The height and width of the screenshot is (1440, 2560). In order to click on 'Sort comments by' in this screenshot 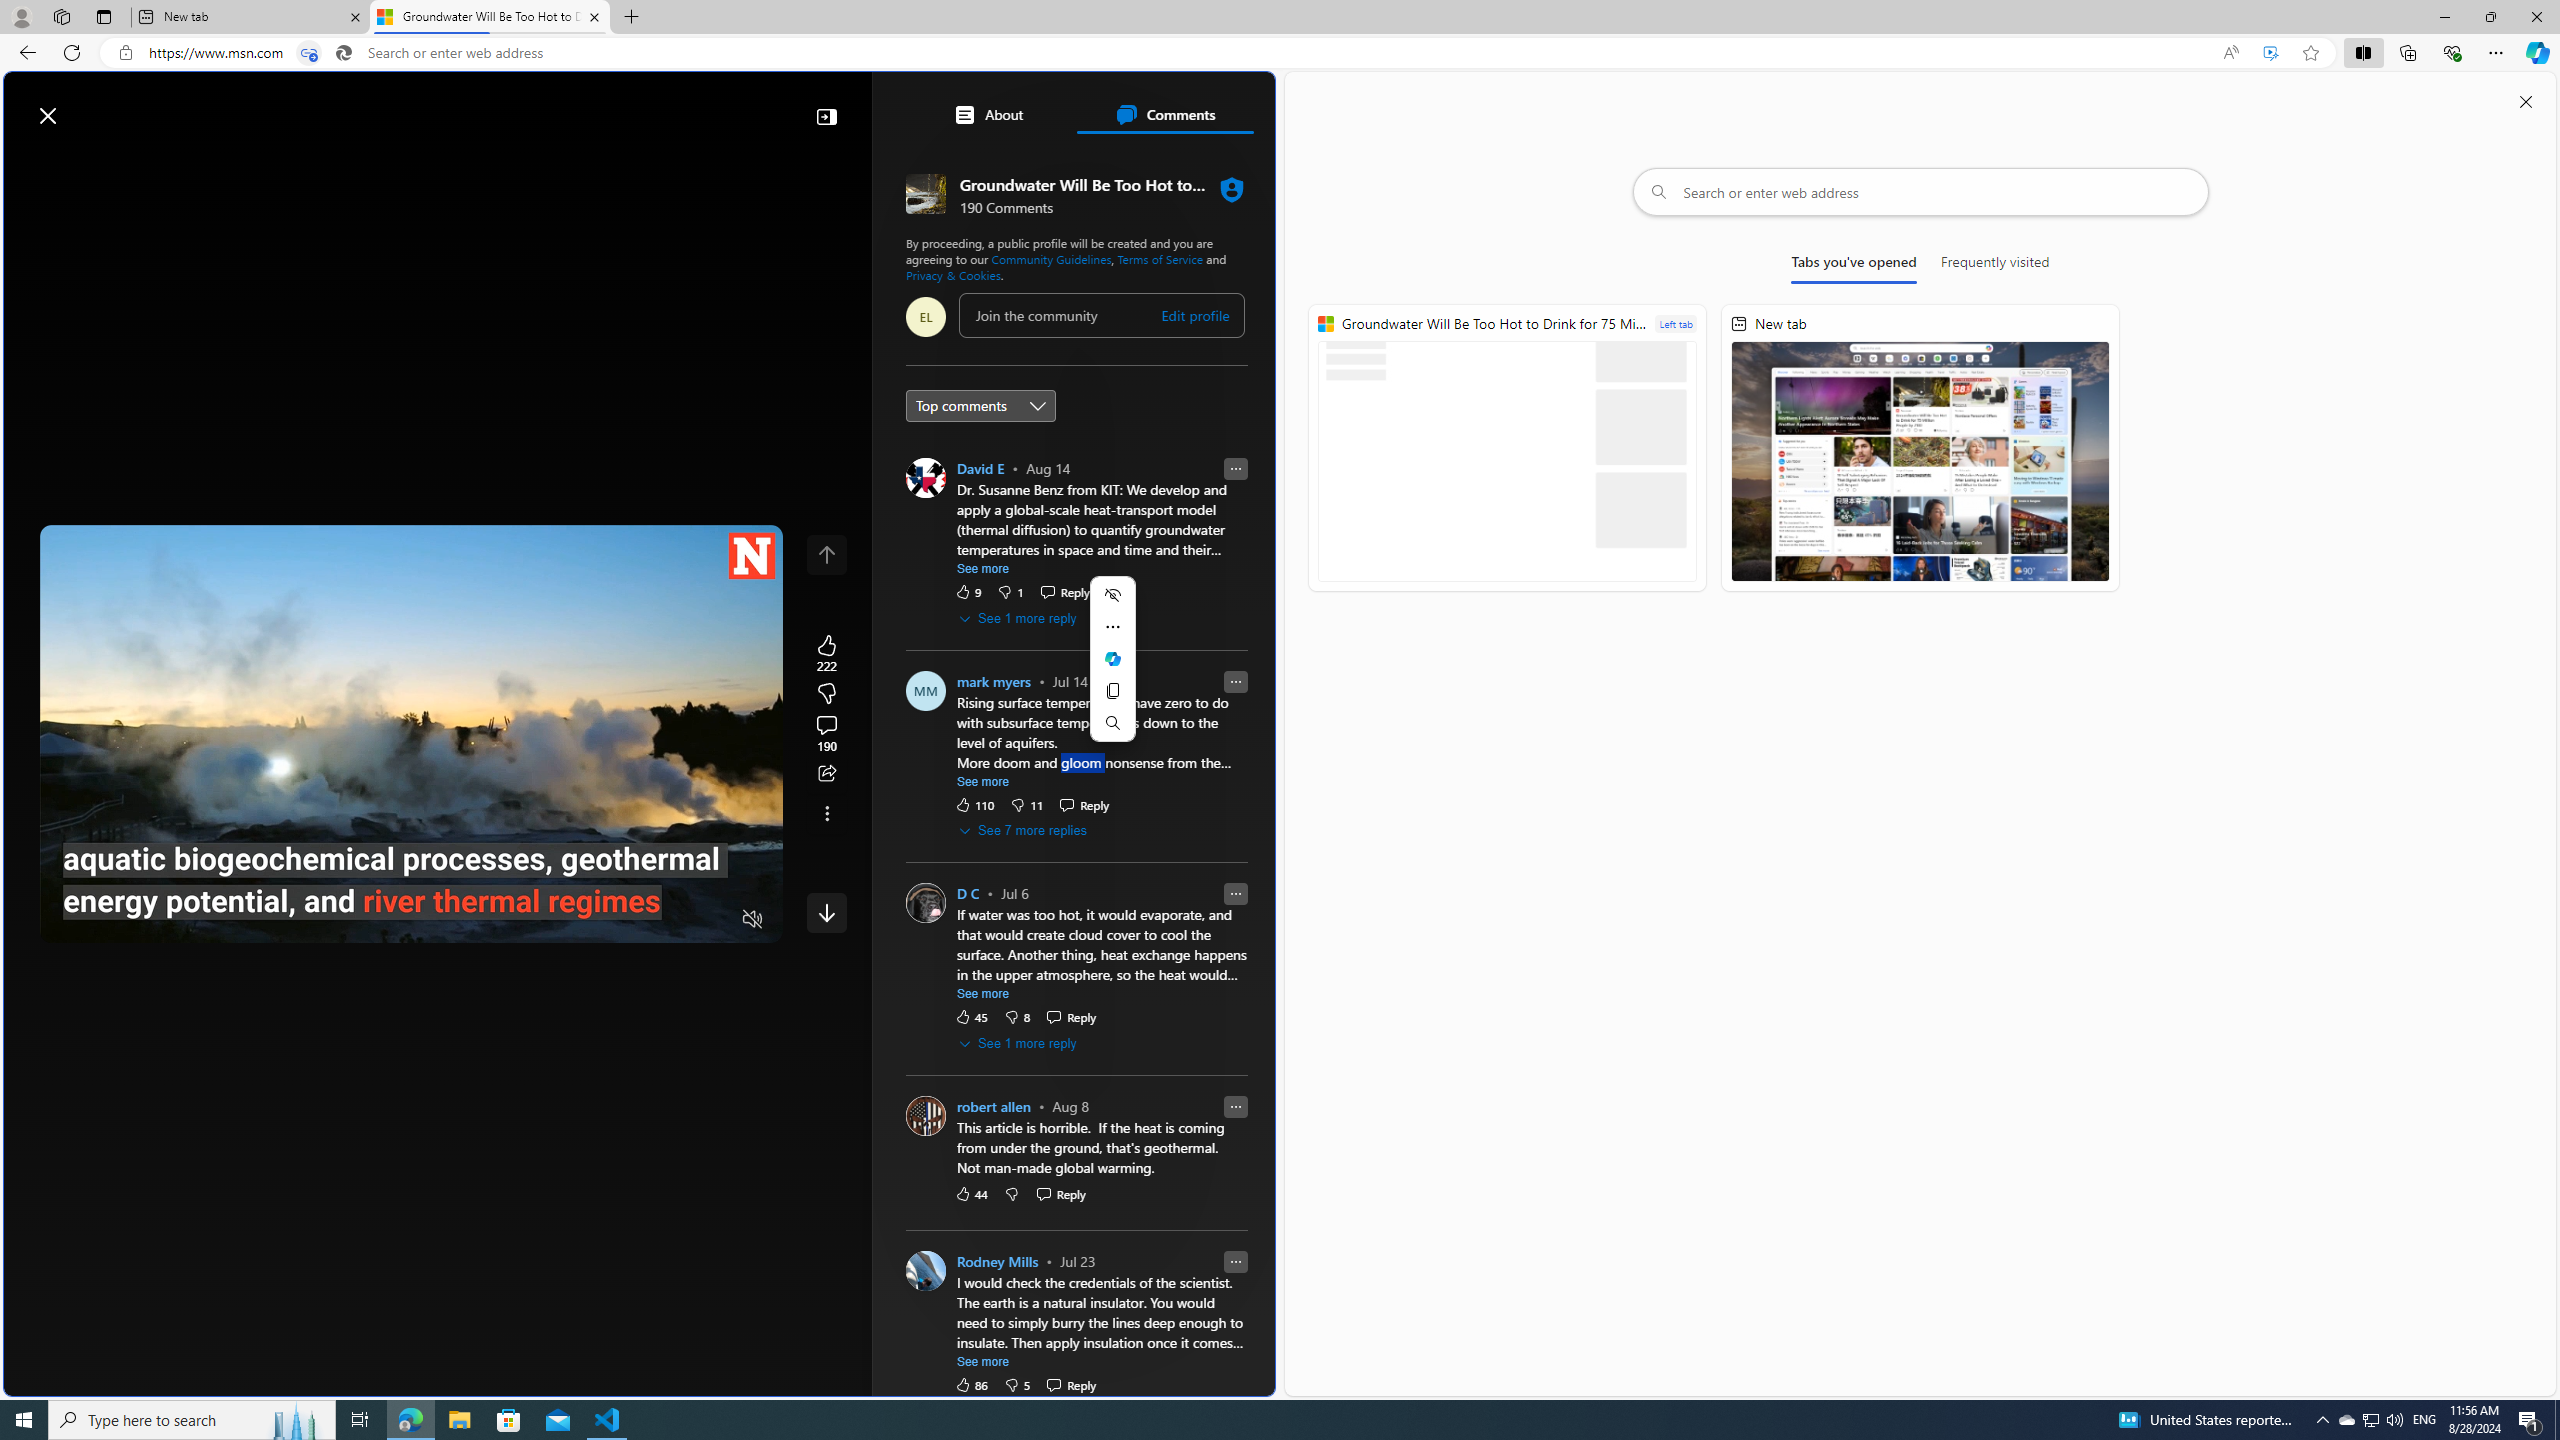, I will do `click(979, 405)`.